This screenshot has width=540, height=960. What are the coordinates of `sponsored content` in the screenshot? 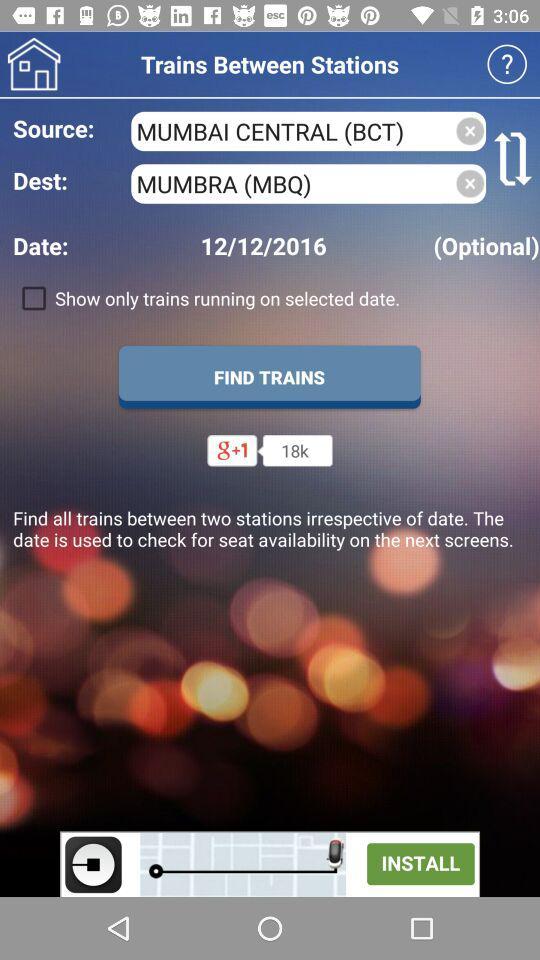 It's located at (270, 863).